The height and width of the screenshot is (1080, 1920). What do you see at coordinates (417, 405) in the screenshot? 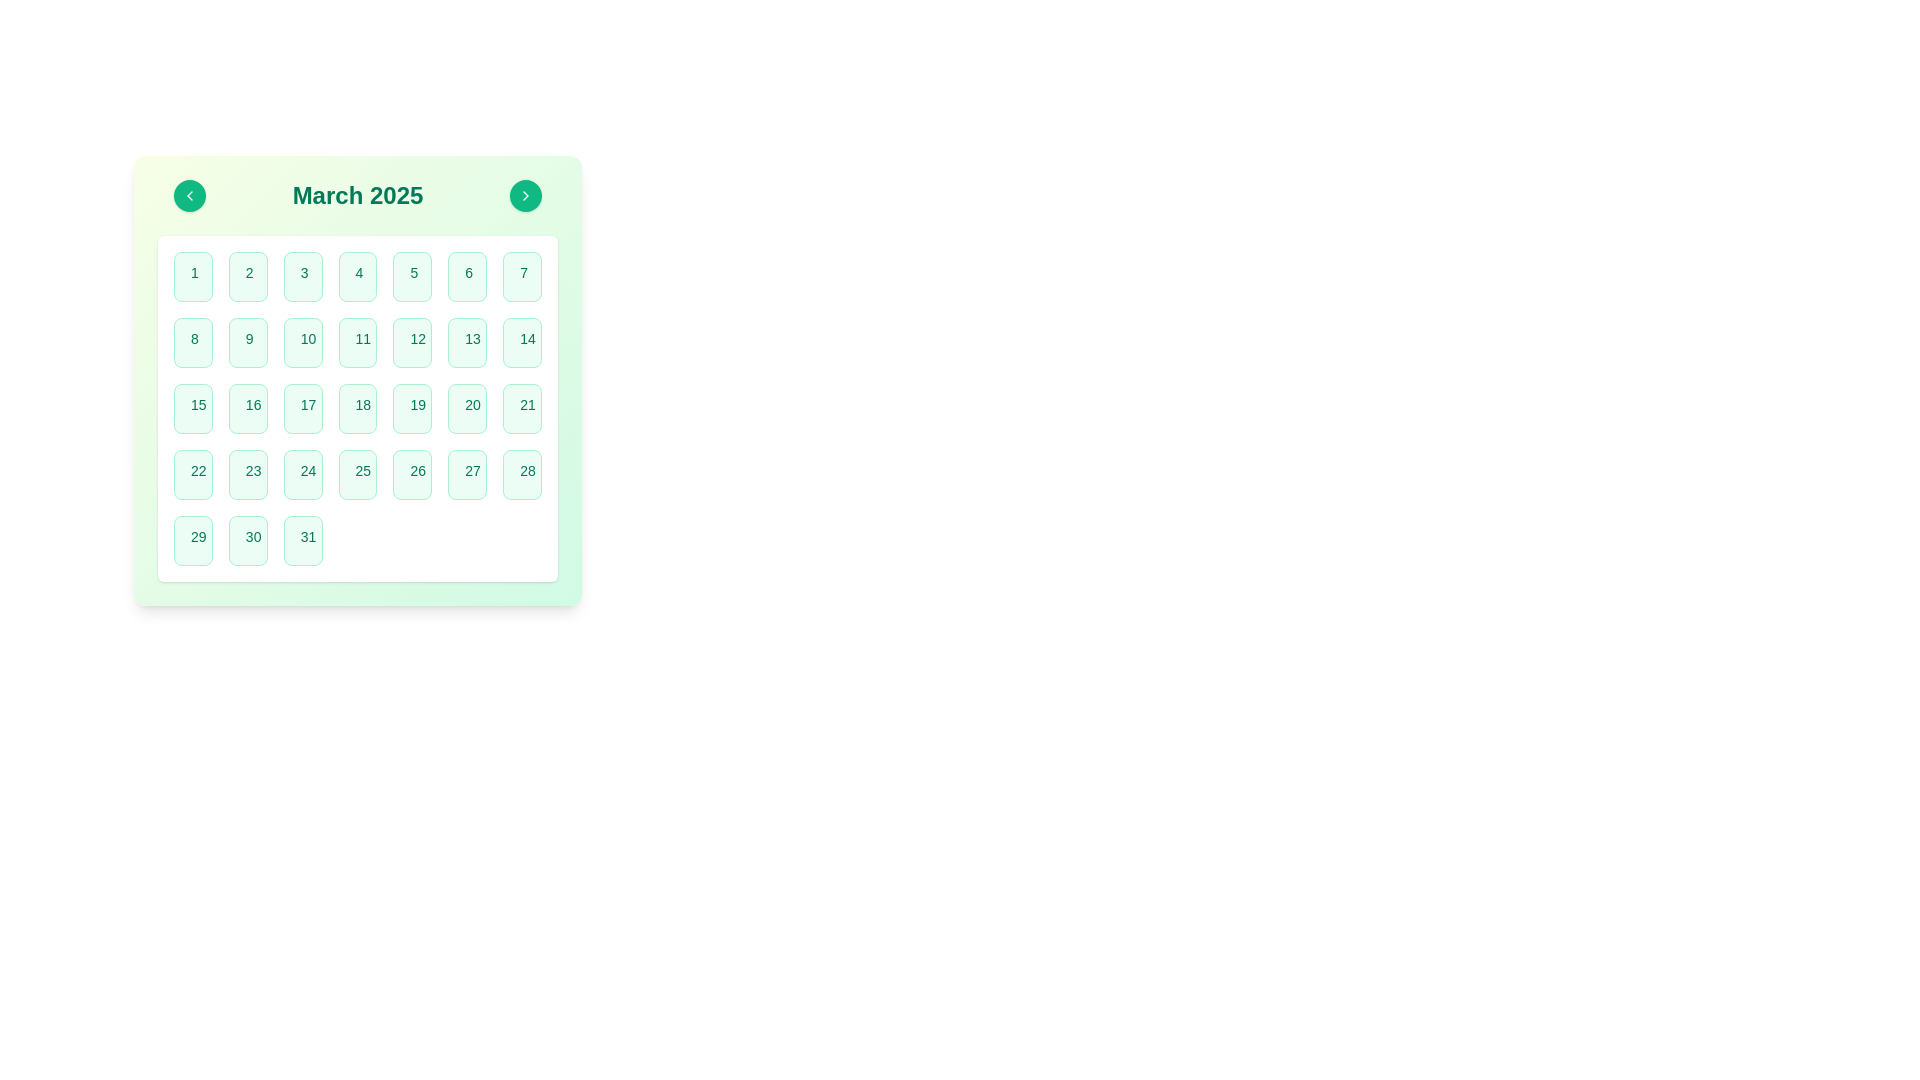
I see `the text label displaying the number '19' in bold emerald green color, located in the fourth row and second column of the calendar grid for March 2025` at bounding box center [417, 405].